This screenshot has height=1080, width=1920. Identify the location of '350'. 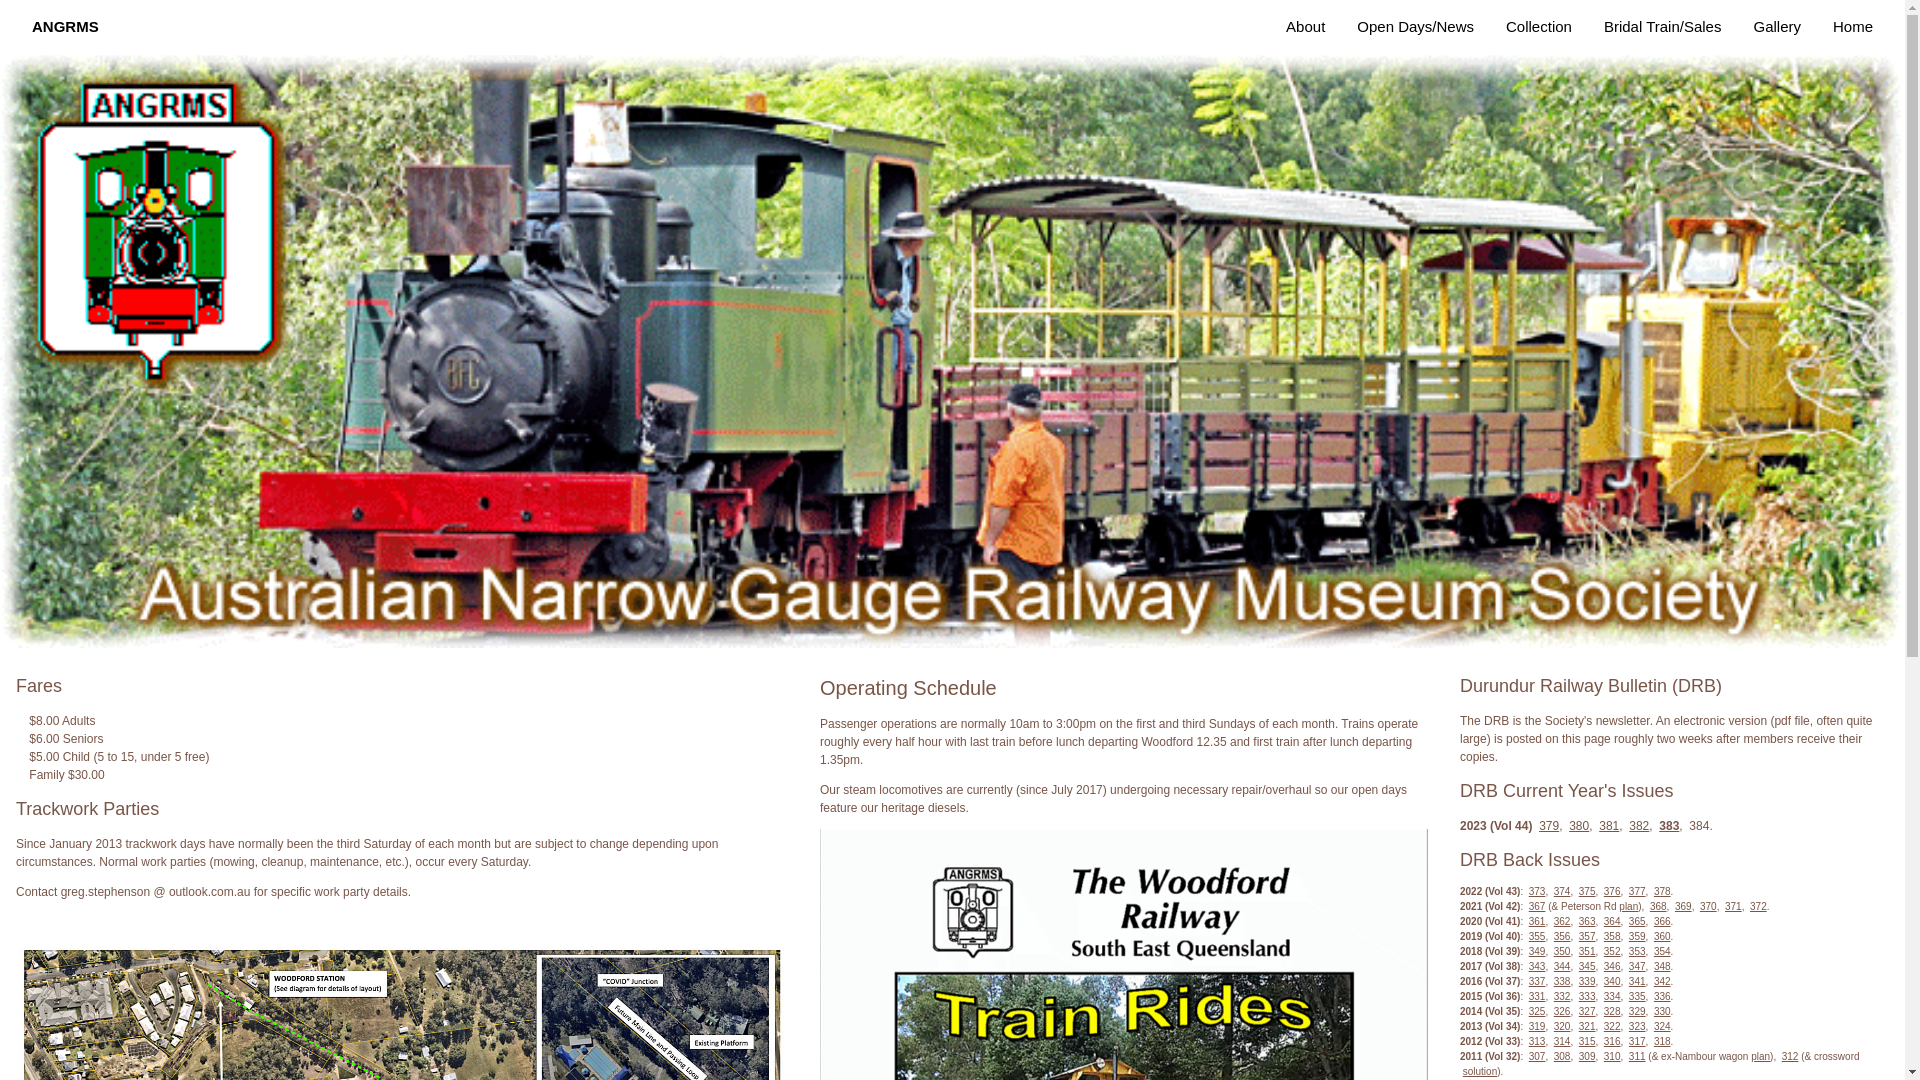
(1561, 950).